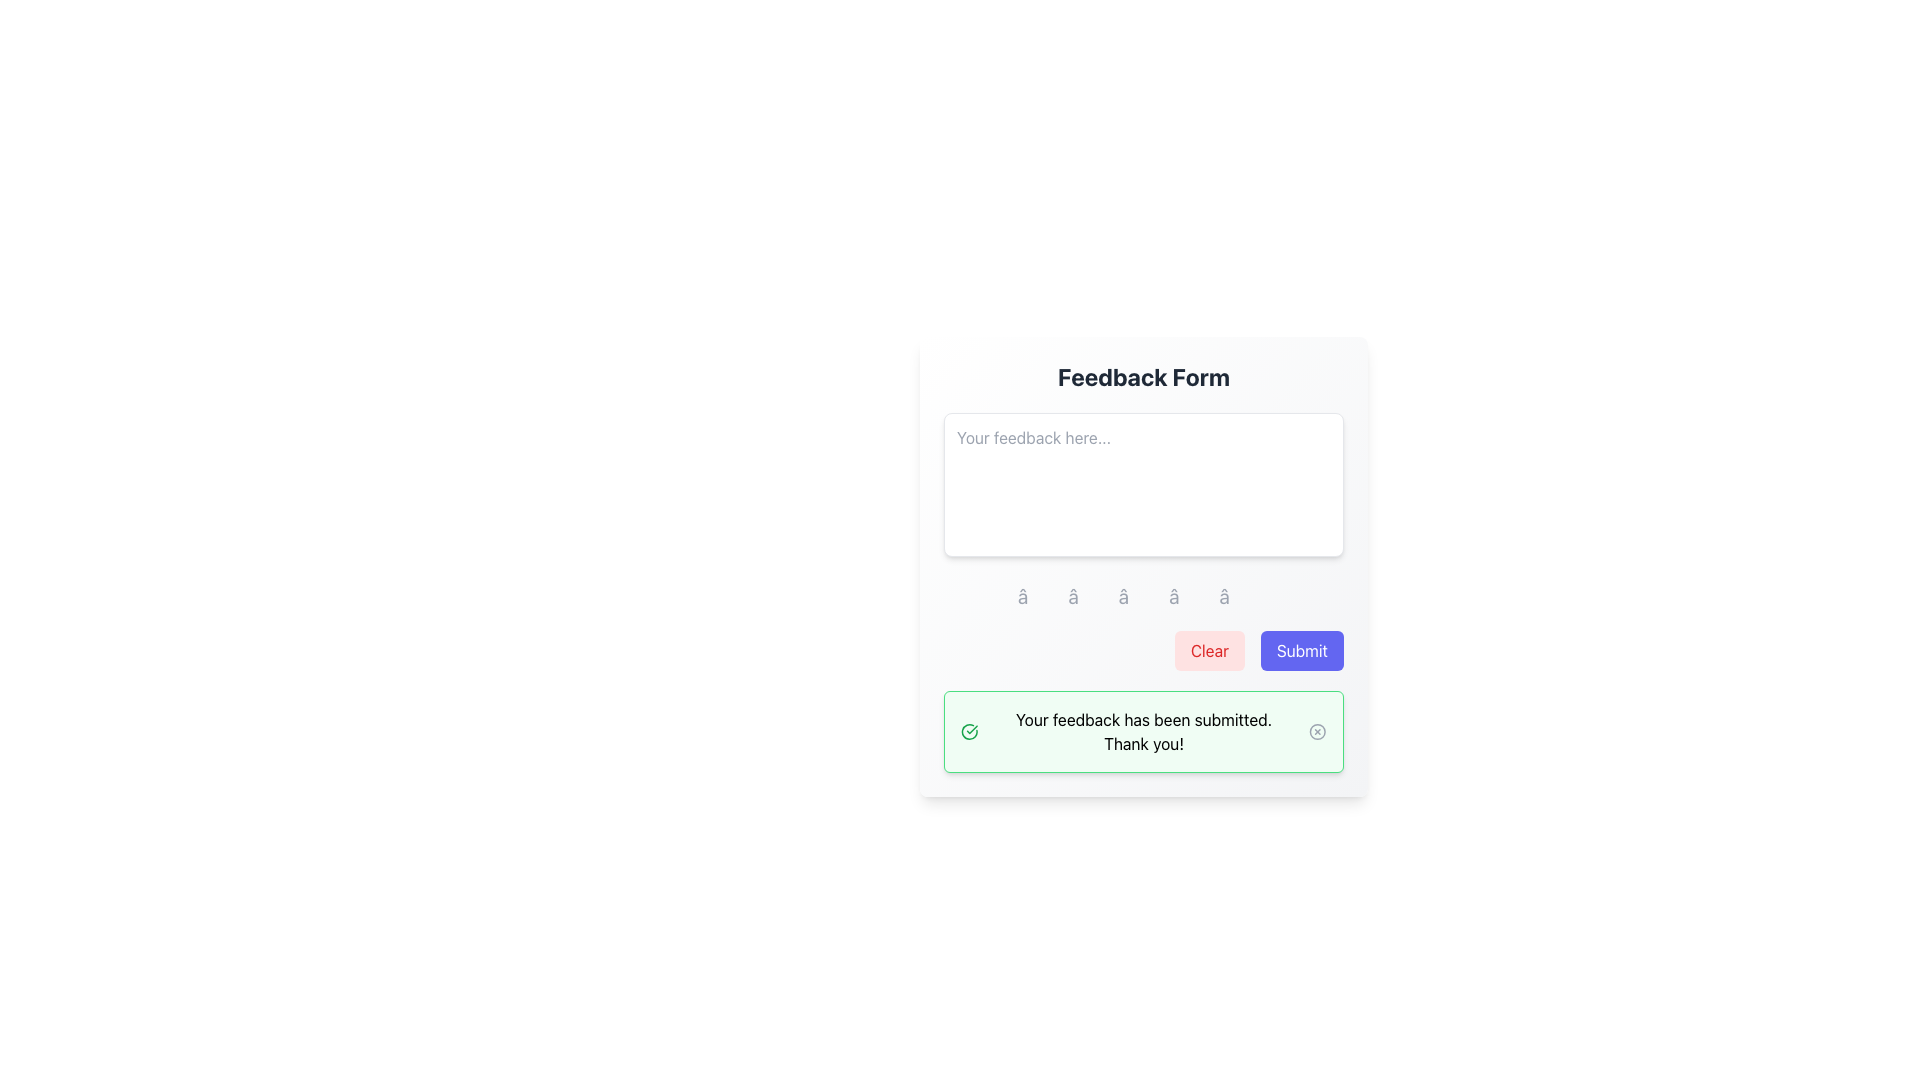 The width and height of the screenshot is (1920, 1080). I want to click on the clear button located to the left of the 'Submit' button at the bottom of the form interface, so click(1208, 651).